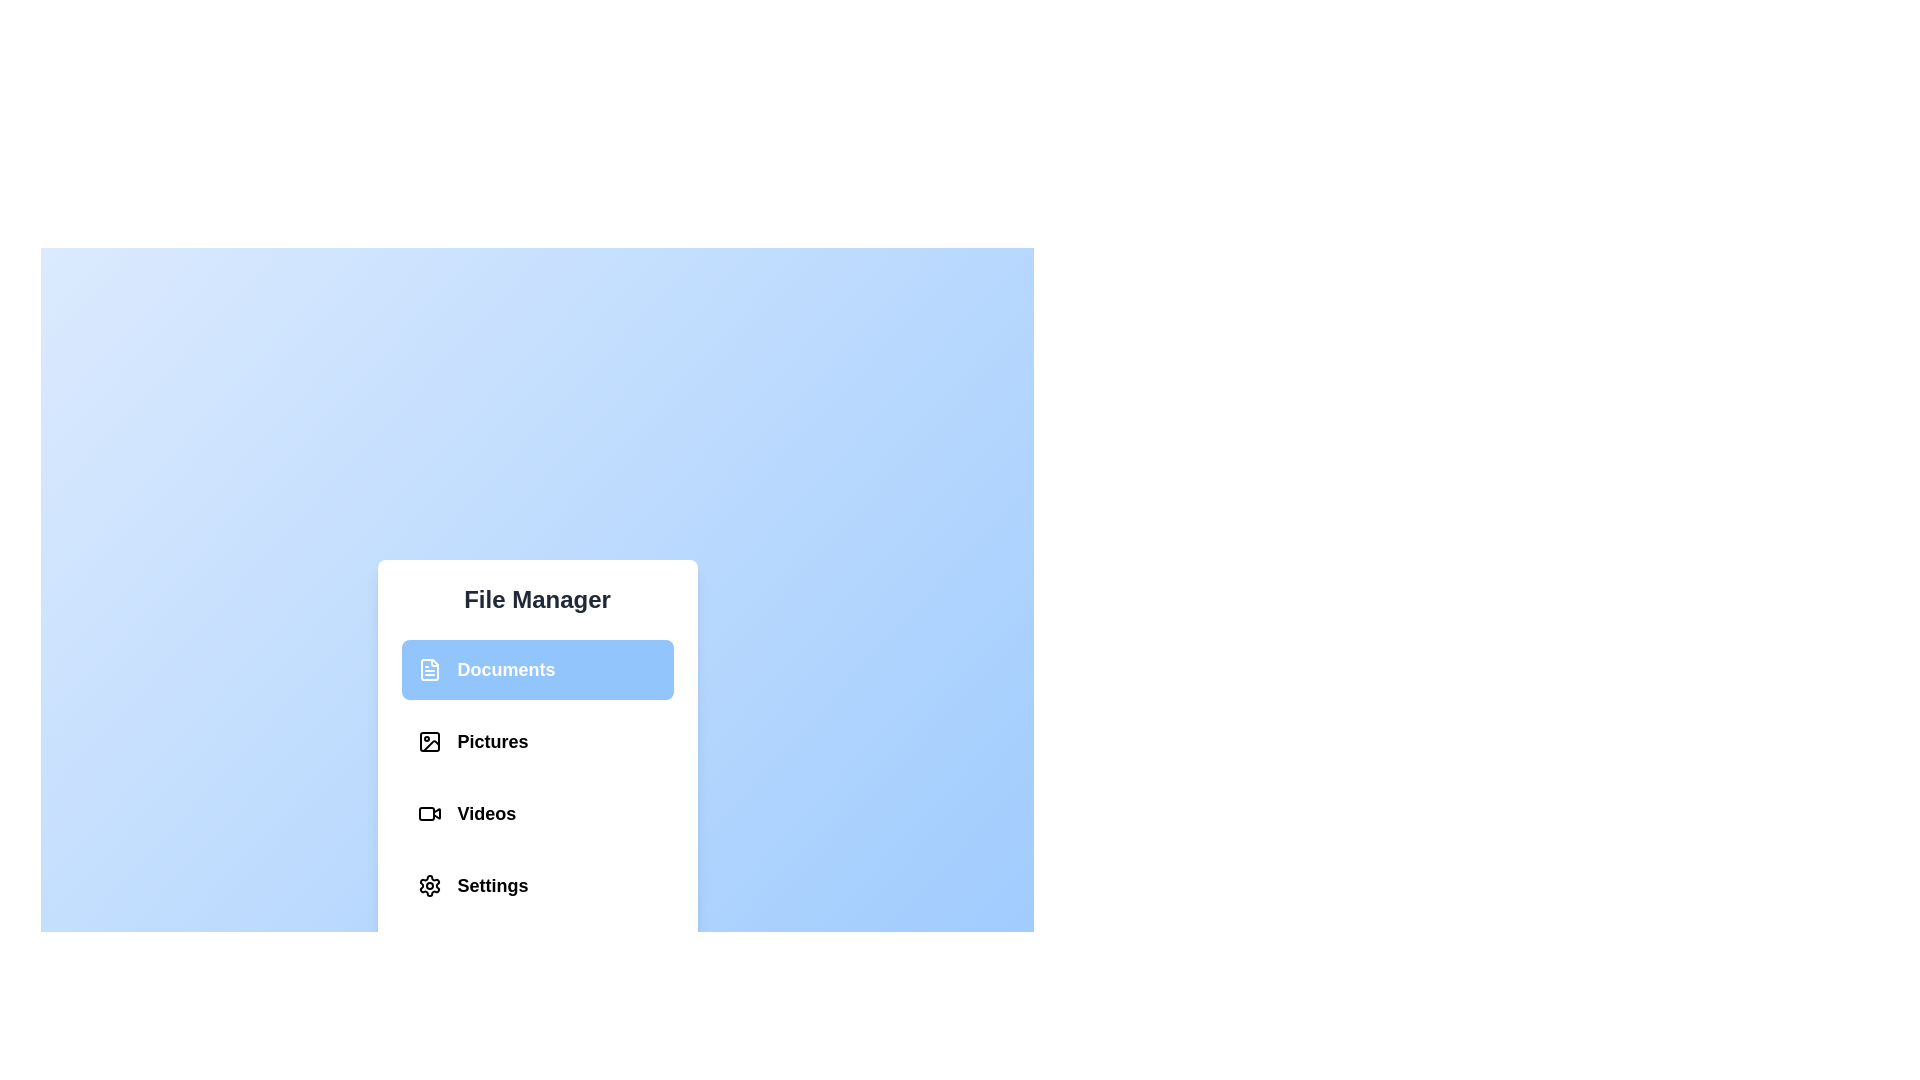  I want to click on the section Videos from the list, so click(537, 813).